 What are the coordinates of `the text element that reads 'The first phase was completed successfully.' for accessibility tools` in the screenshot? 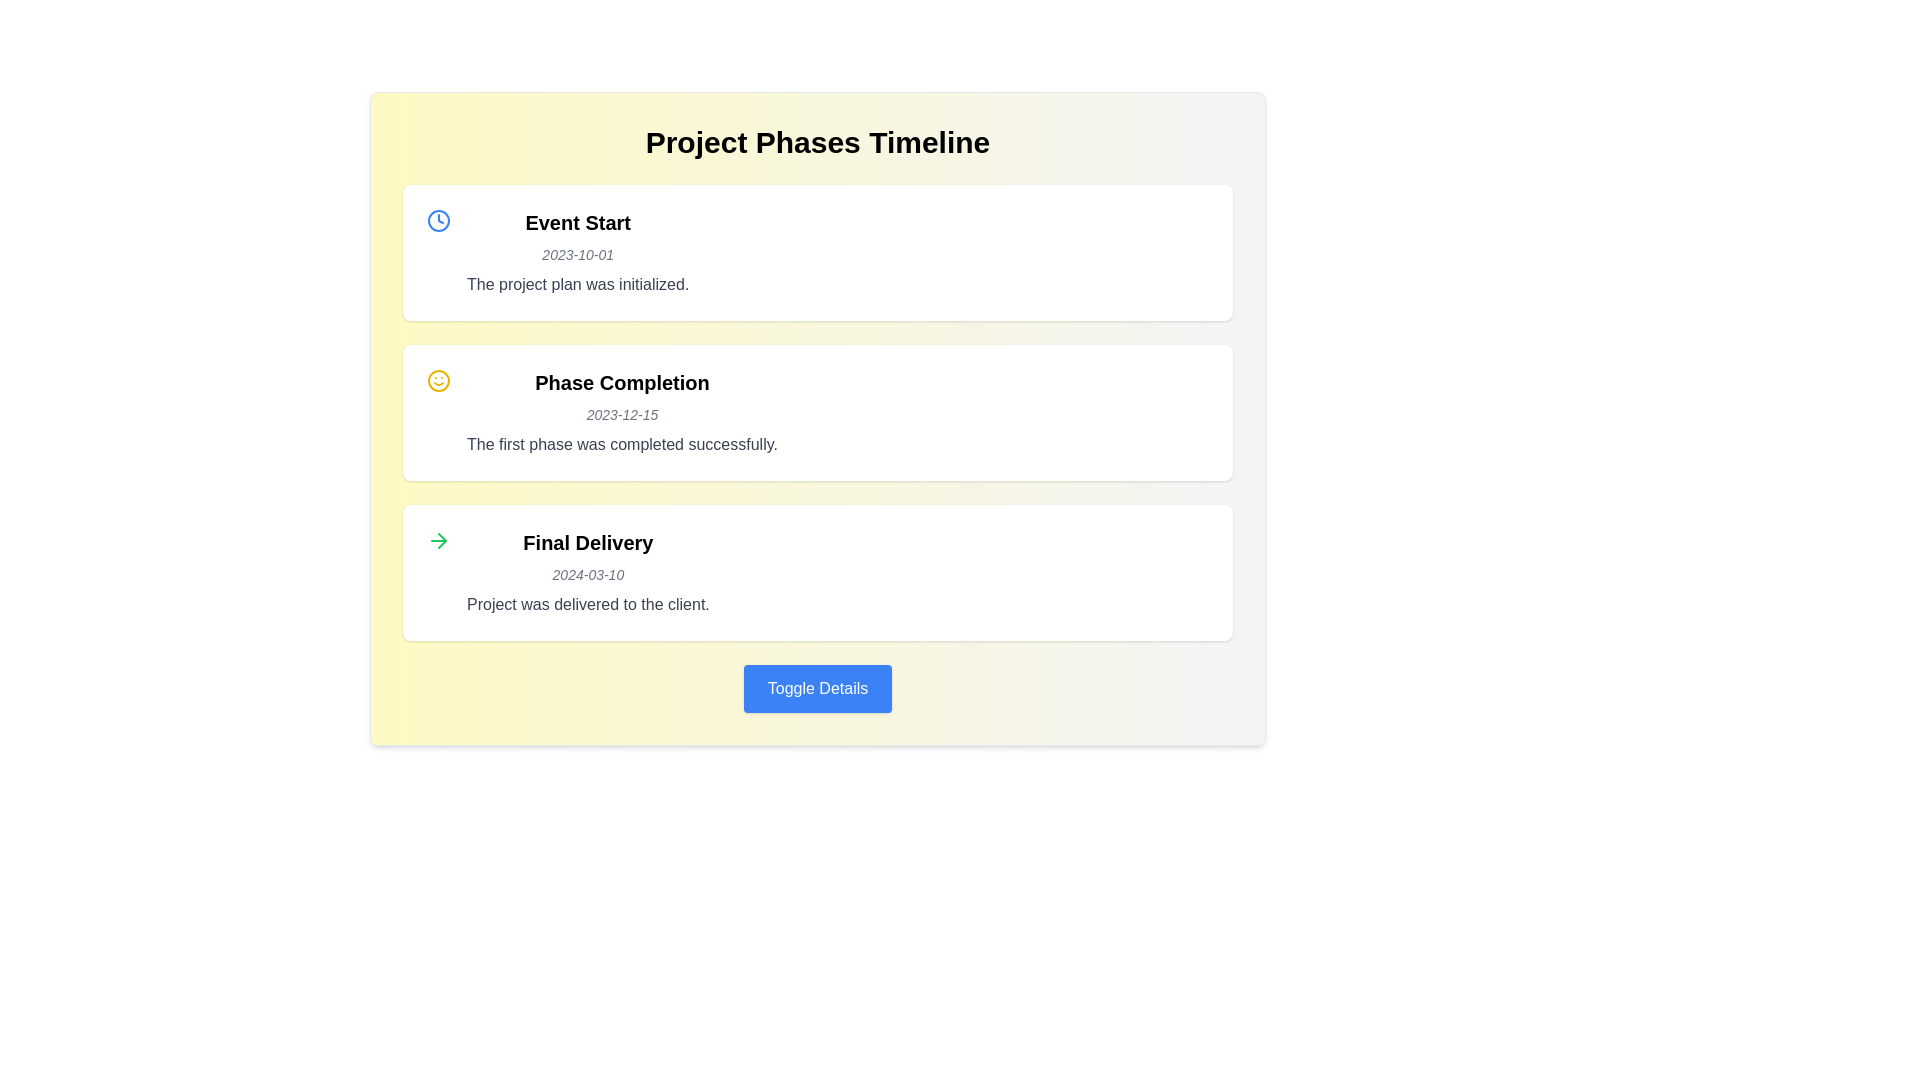 It's located at (621, 443).